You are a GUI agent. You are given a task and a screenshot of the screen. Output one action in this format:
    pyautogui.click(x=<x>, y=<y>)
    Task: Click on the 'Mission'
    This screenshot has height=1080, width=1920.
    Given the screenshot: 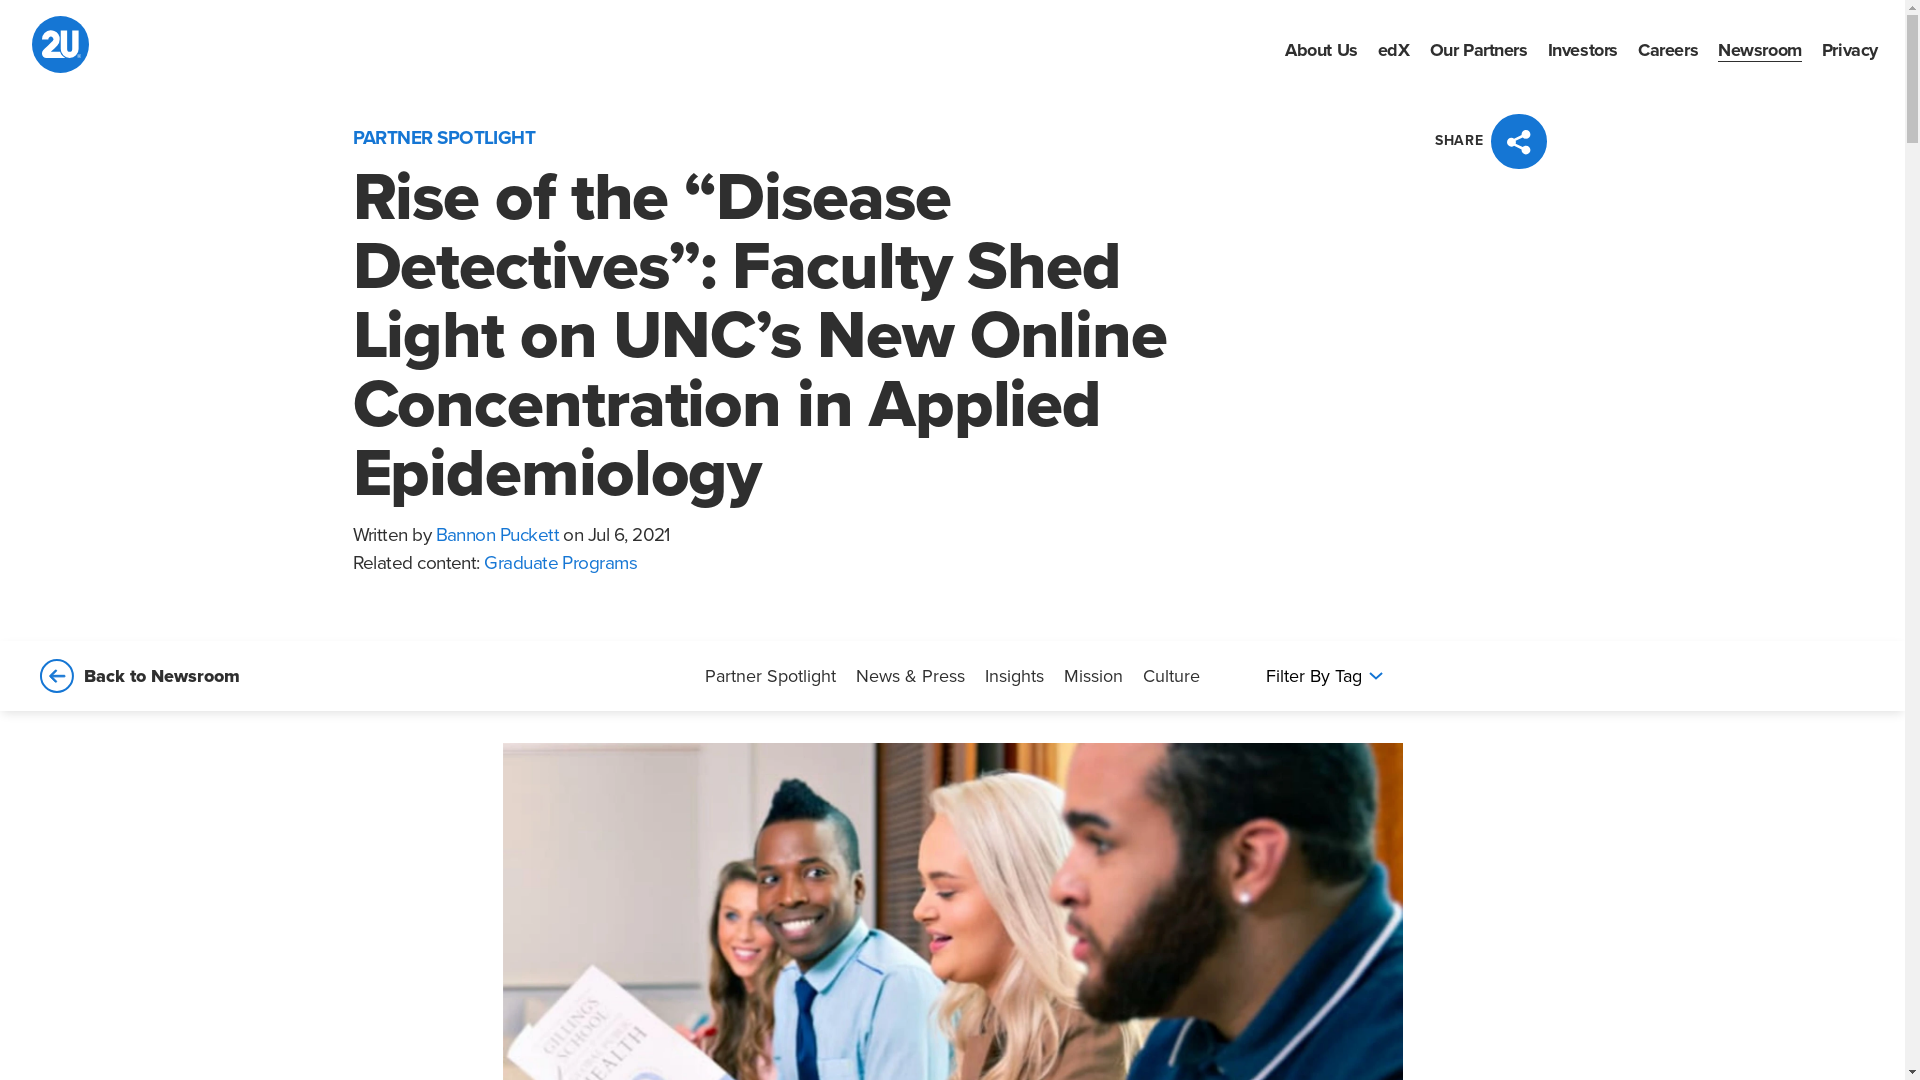 What is the action you would take?
    pyautogui.click(x=1092, y=675)
    